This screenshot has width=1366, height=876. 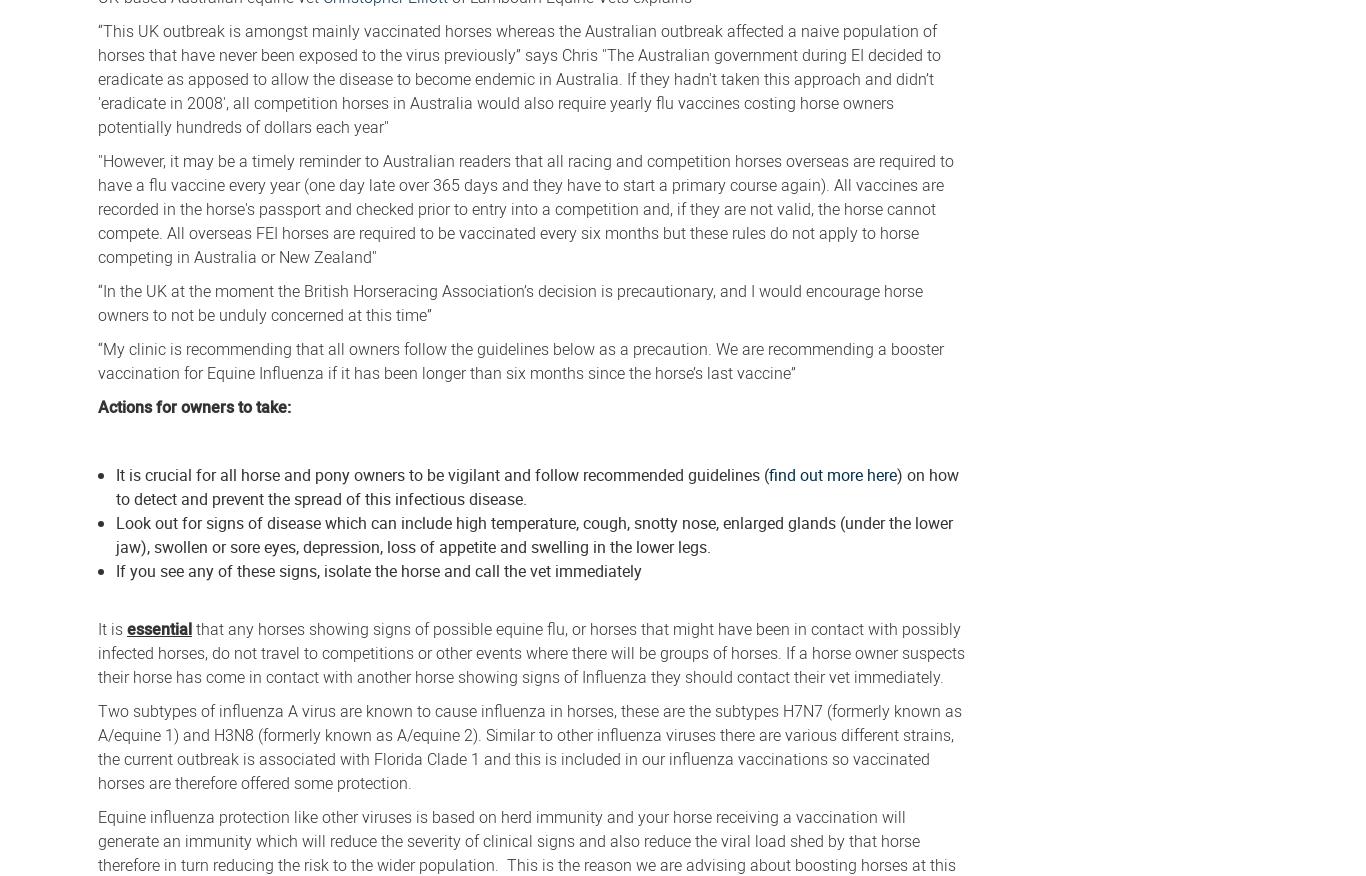 What do you see at coordinates (531, 652) in the screenshot?
I see `'that any horses showing signs of possible equine flu, or horses that might have been in contact with possibly infected horses, do not travel to competitions or other events where there will be groups of horses. If a horse owner suspects their horse has come in contact with another horse showing signs of Influenza they should contact their vet immediately.'` at bounding box center [531, 652].